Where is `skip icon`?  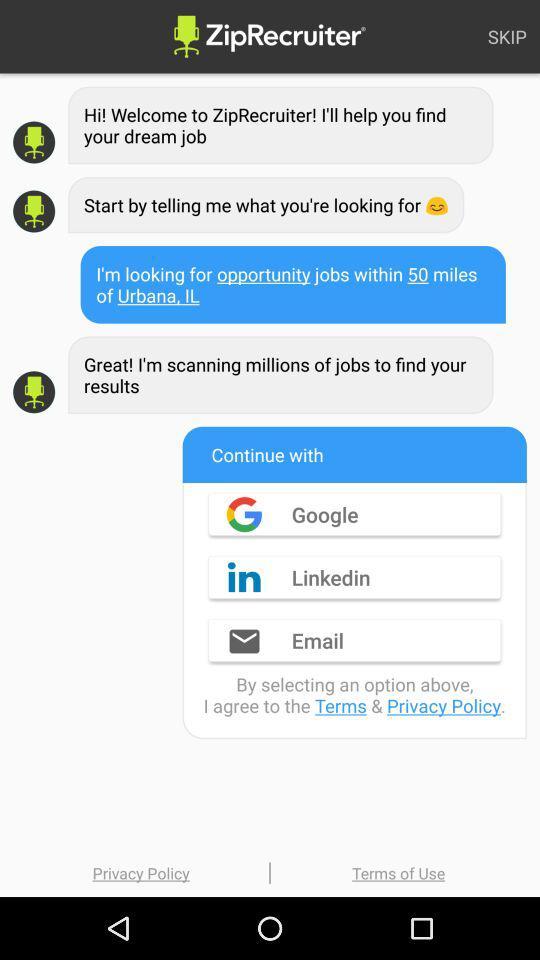 skip icon is located at coordinates (507, 35).